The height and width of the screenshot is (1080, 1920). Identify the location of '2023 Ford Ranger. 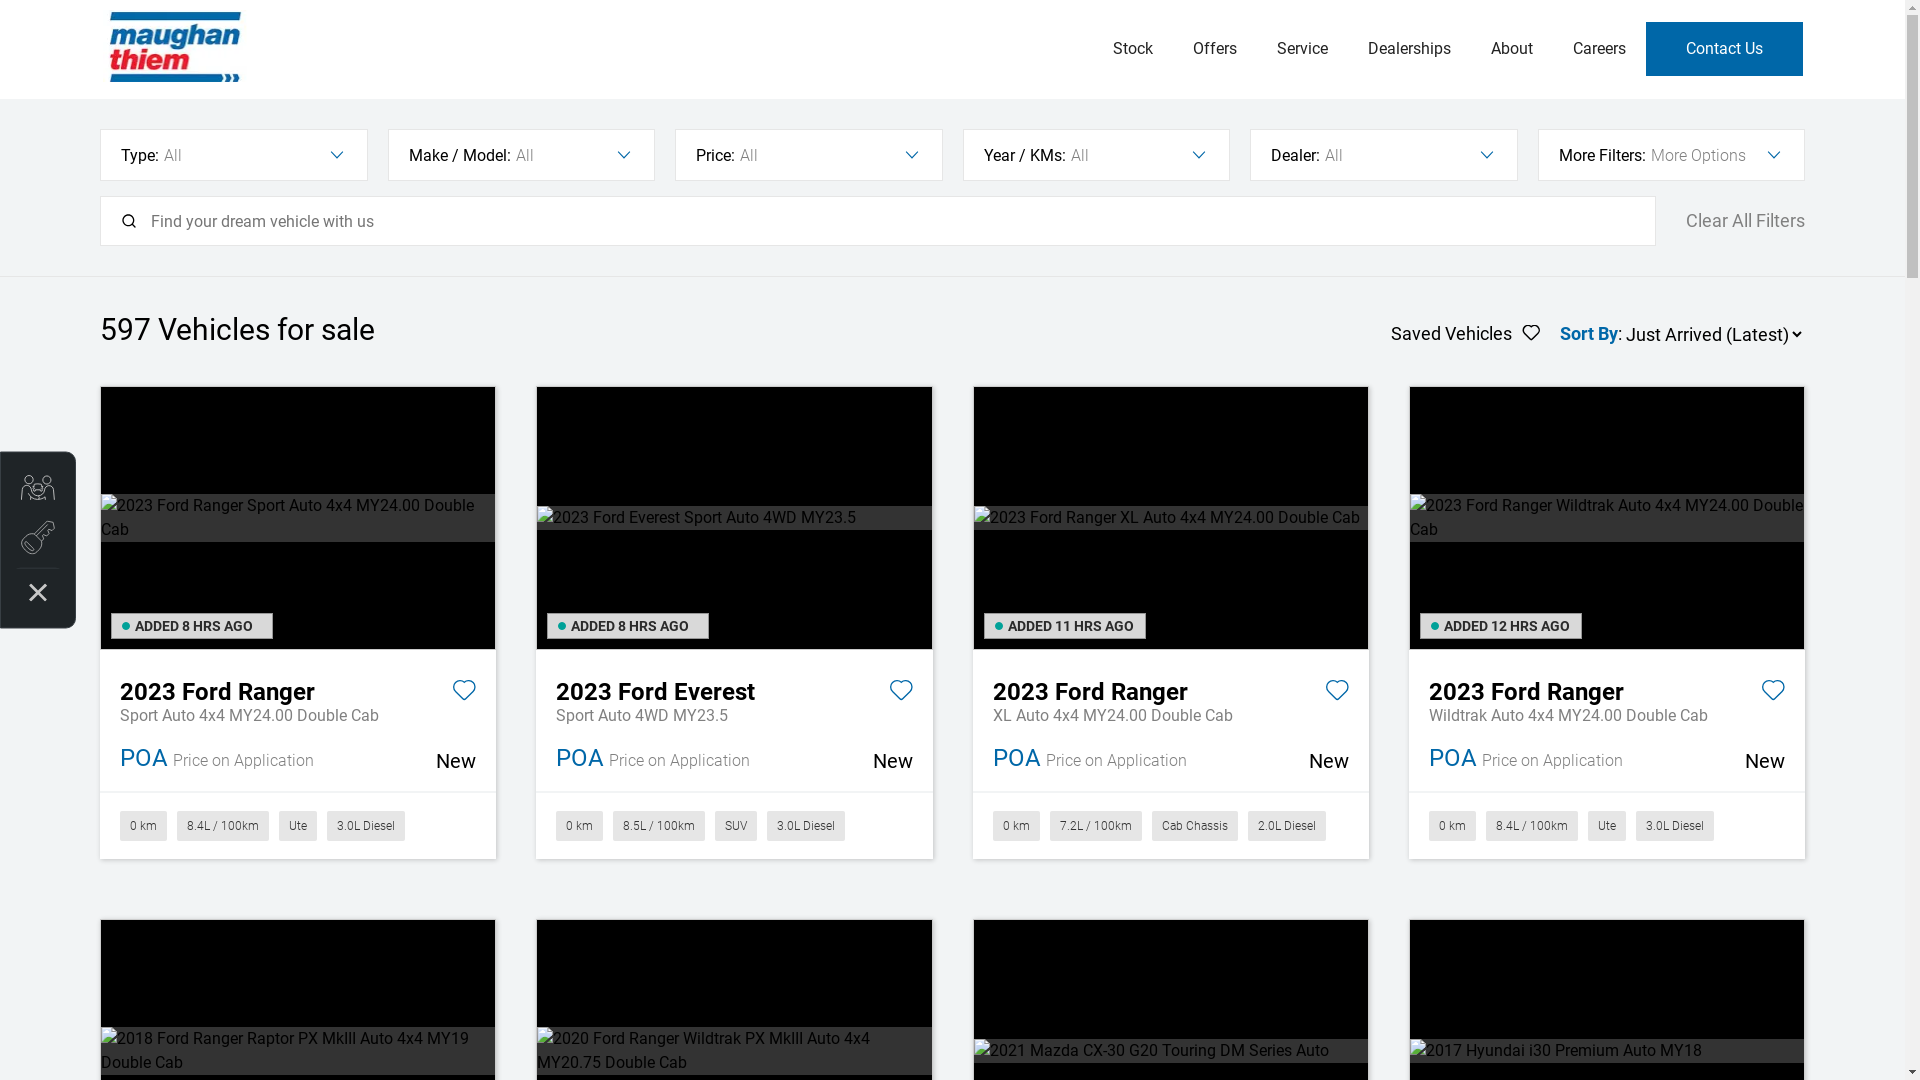
(296, 688).